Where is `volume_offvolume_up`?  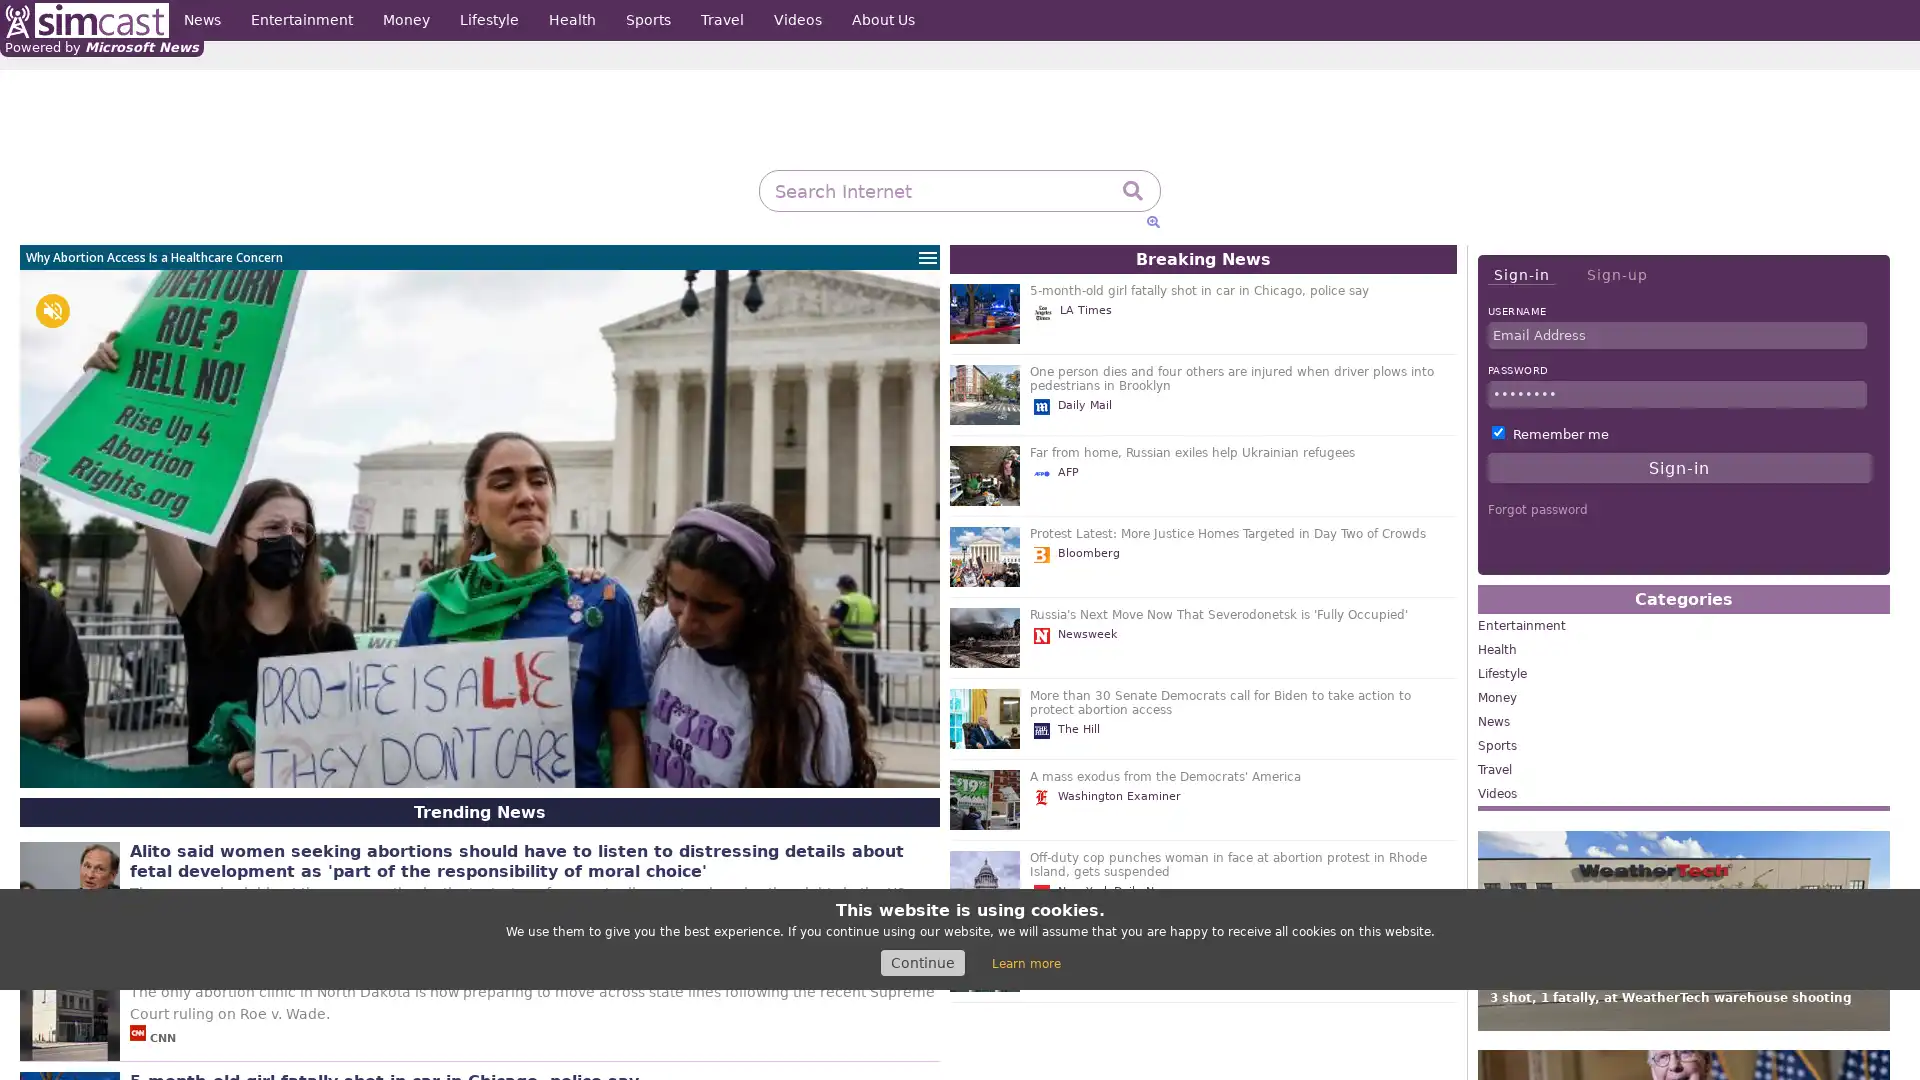
volume_offvolume_up is located at coordinates (52, 311).